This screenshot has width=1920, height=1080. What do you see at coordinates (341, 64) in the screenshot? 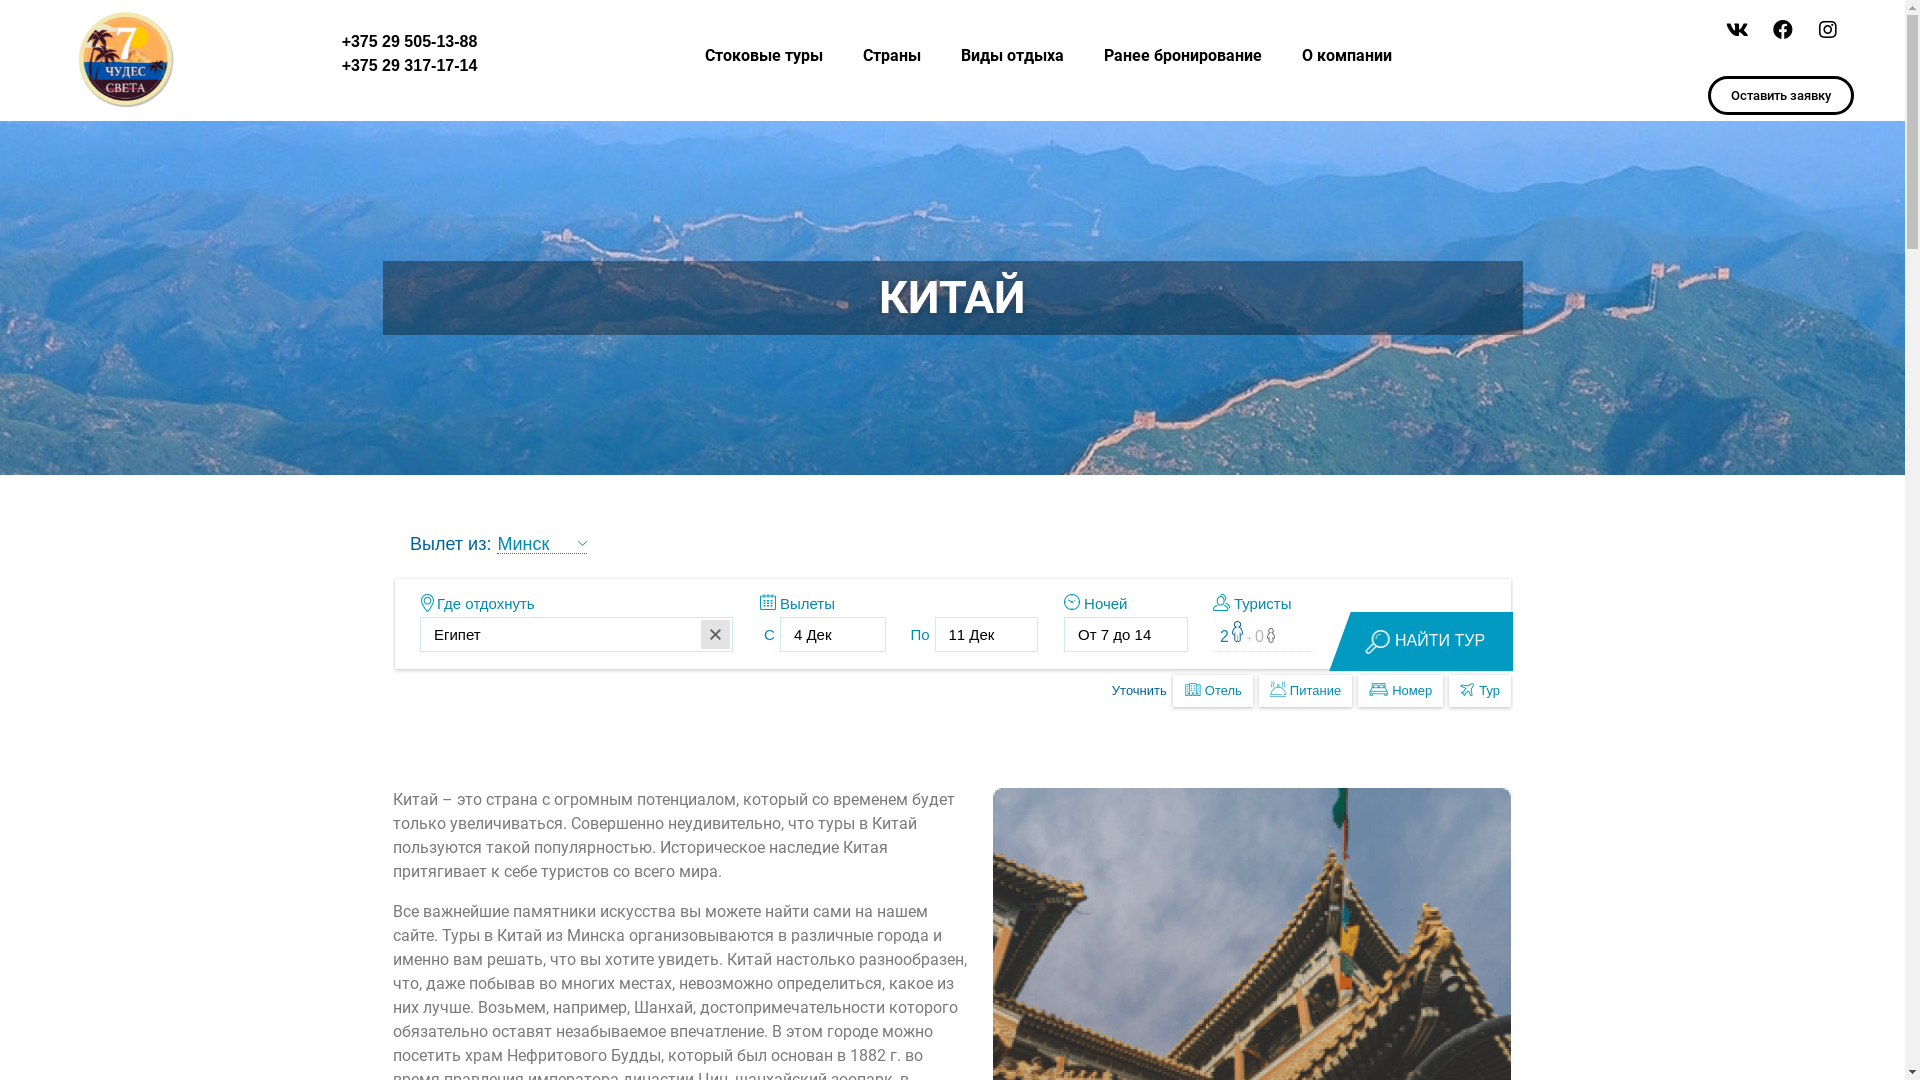
I see `'+375 29 317-17-14'` at bounding box center [341, 64].